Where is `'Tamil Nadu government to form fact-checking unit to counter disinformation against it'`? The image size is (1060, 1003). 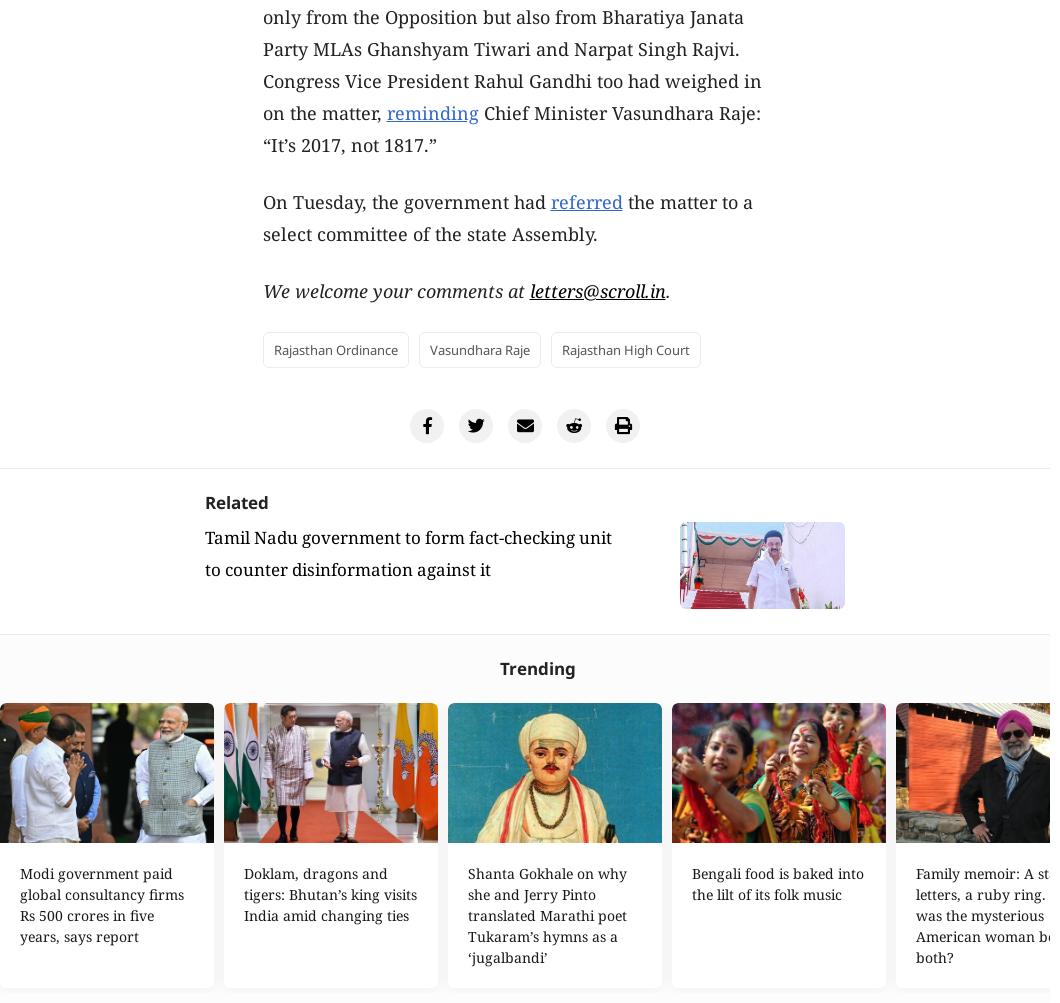
'Tamil Nadu government to form fact-checking unit to counter disinformation against it' is located at coordinates (407, 551).